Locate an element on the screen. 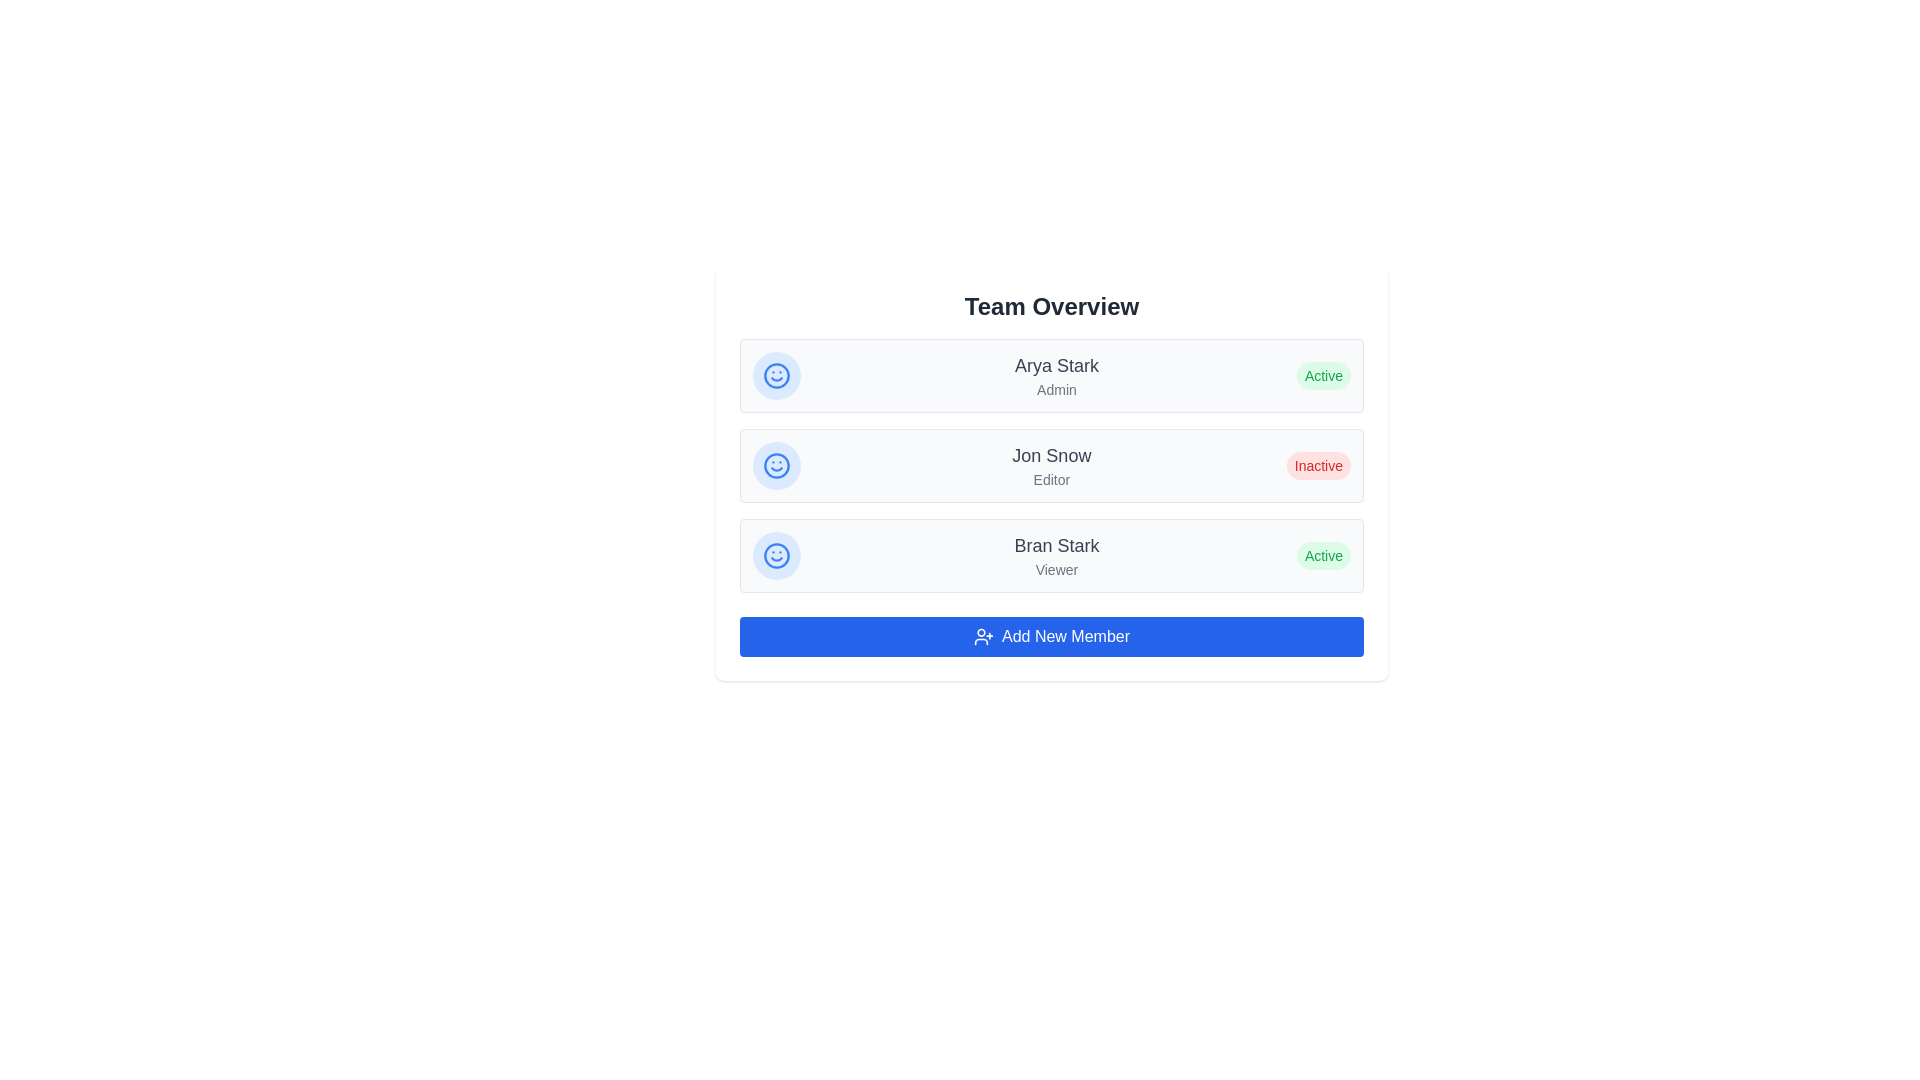 The height and width of the screenshot is (1080, 1920). the Avatar icon, which is a circular icon with a light blue background and a smiling face, located within the 'Team Overview' section next to 'Bran Stark' and 'Viewer' is located at coordinates (776, 555).